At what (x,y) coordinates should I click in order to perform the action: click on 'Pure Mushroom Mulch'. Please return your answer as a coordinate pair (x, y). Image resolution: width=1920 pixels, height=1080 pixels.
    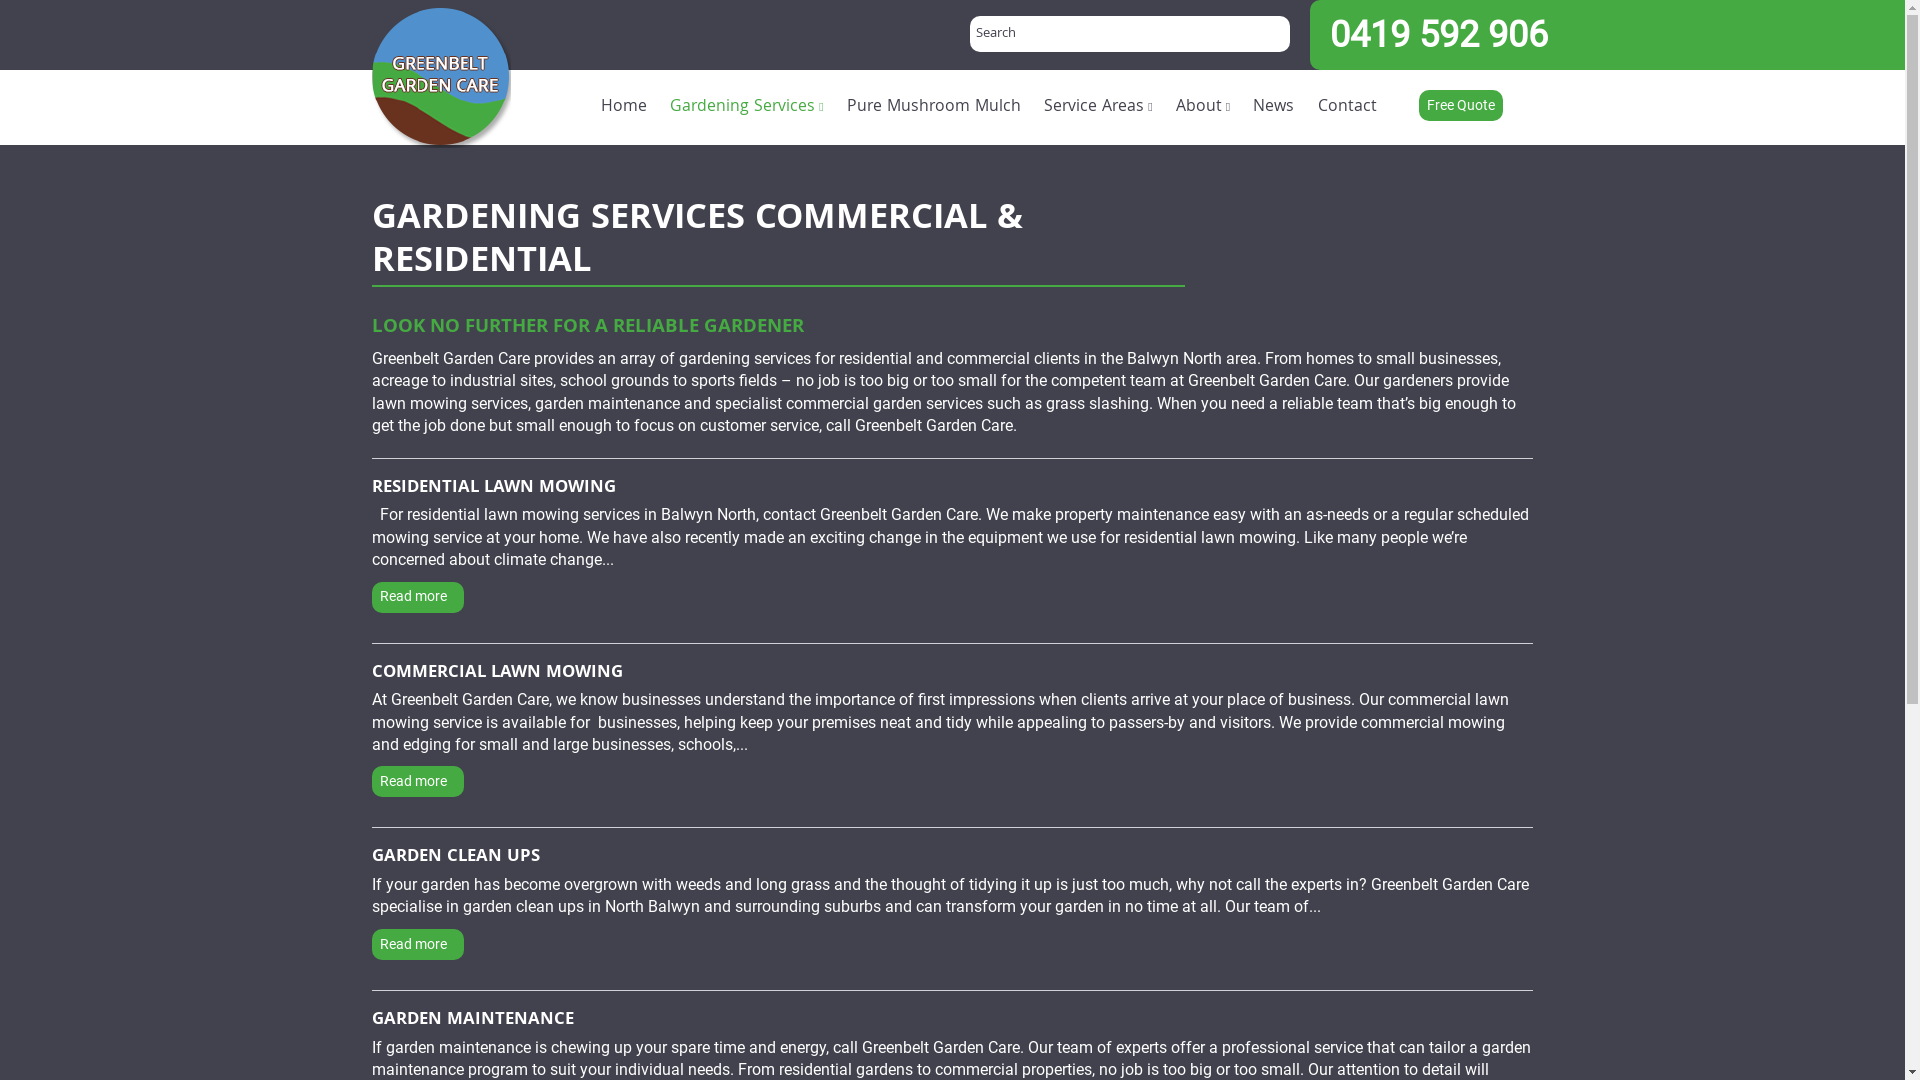
    Looking at the image, I should click on (932, 107).